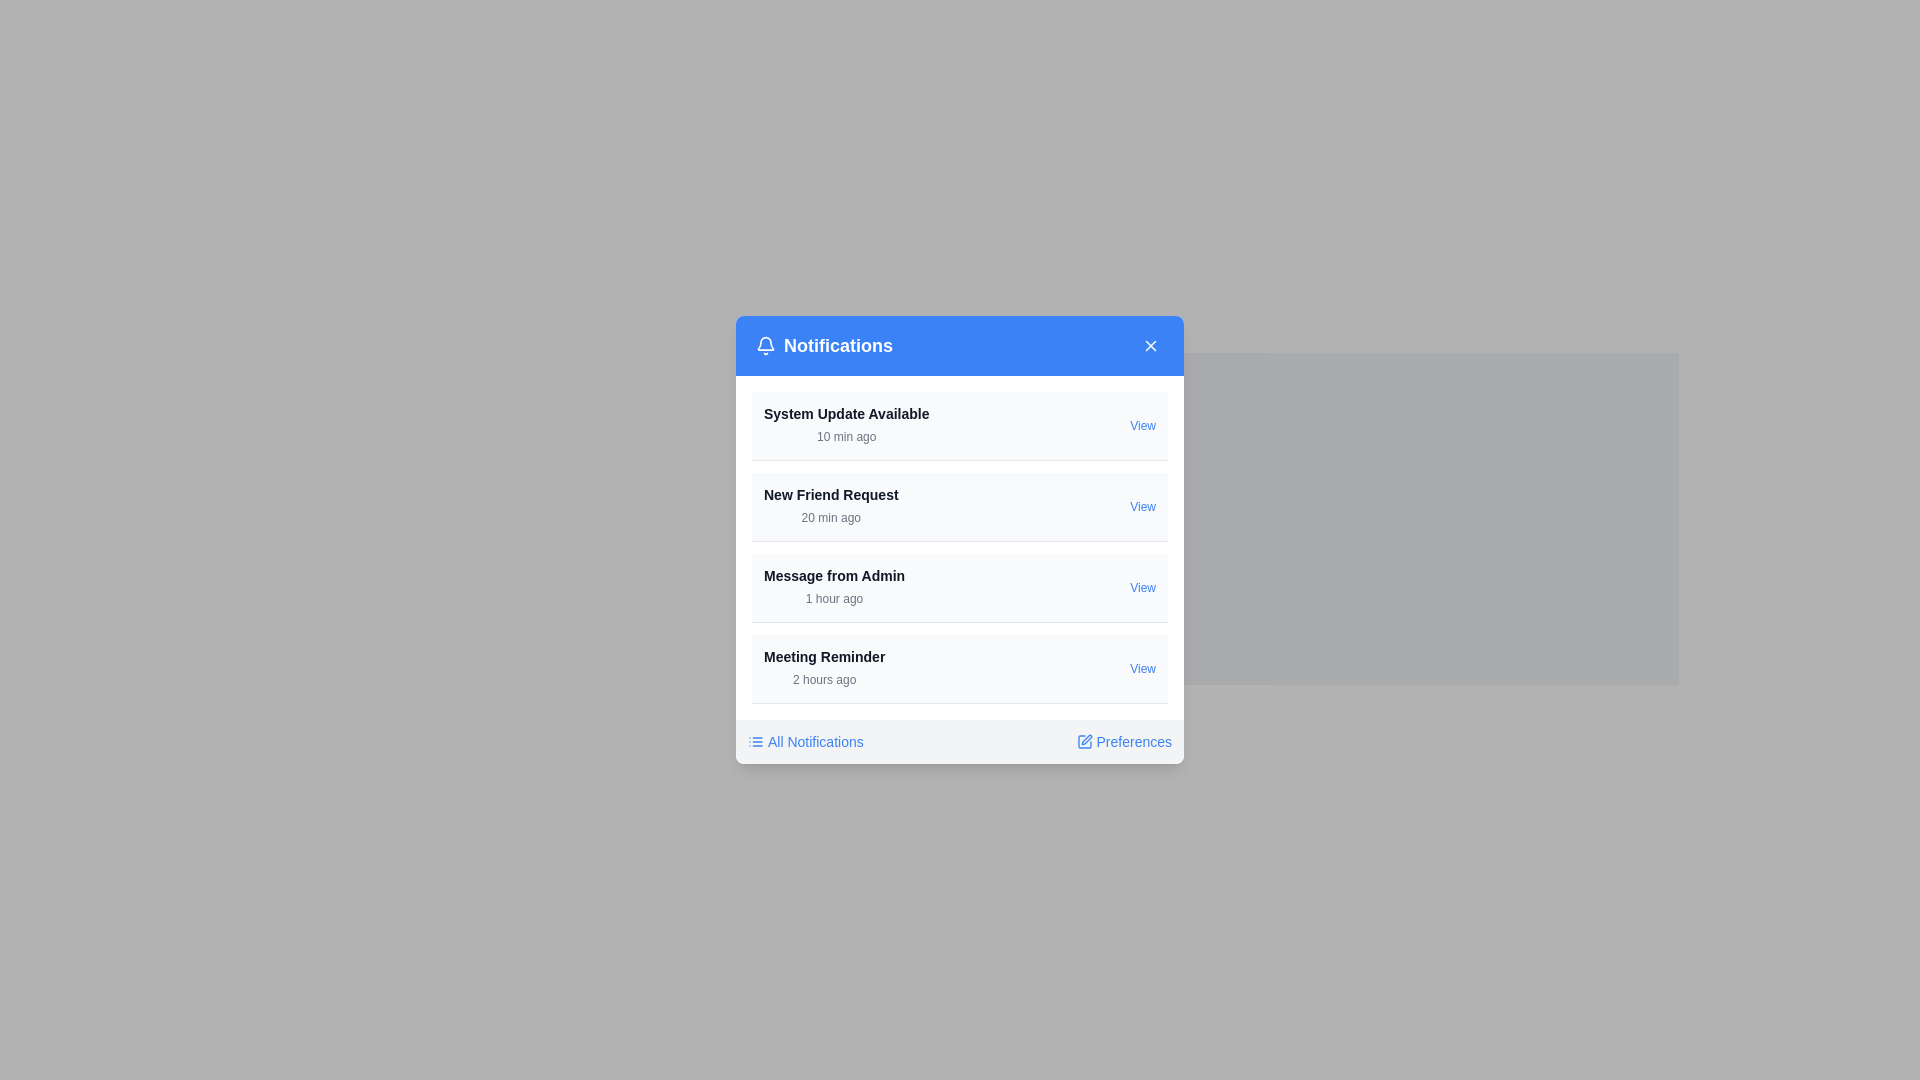 This screenshot has height=1080, width=1920. What do you see at coordinates (1151, 345) in the screenshot?
I see `the white 'X' close icon button located at the top-right corner of the Notifications pop-up header` at bounding box center [1151, 345].